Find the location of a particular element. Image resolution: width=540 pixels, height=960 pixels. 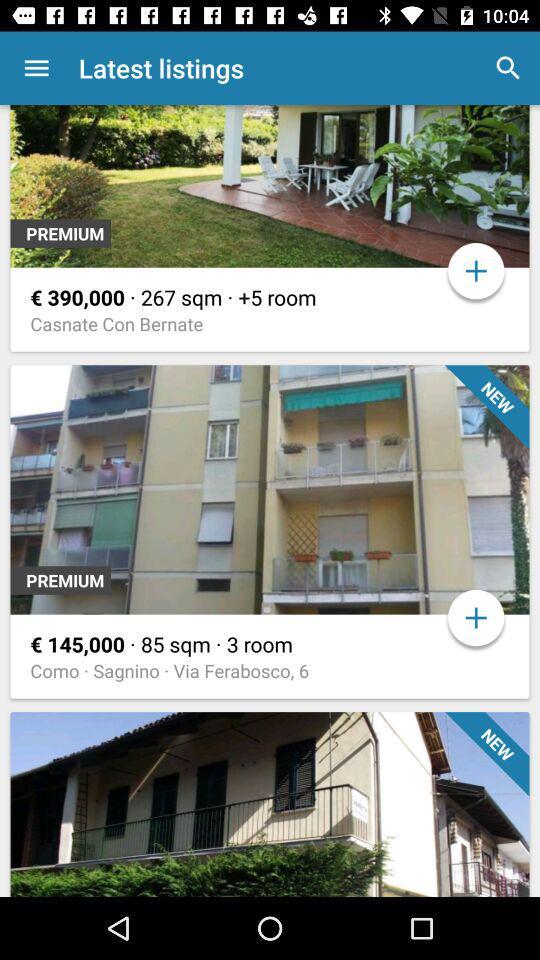

item to the right of latest listings app is located at coordinates (508, 68).